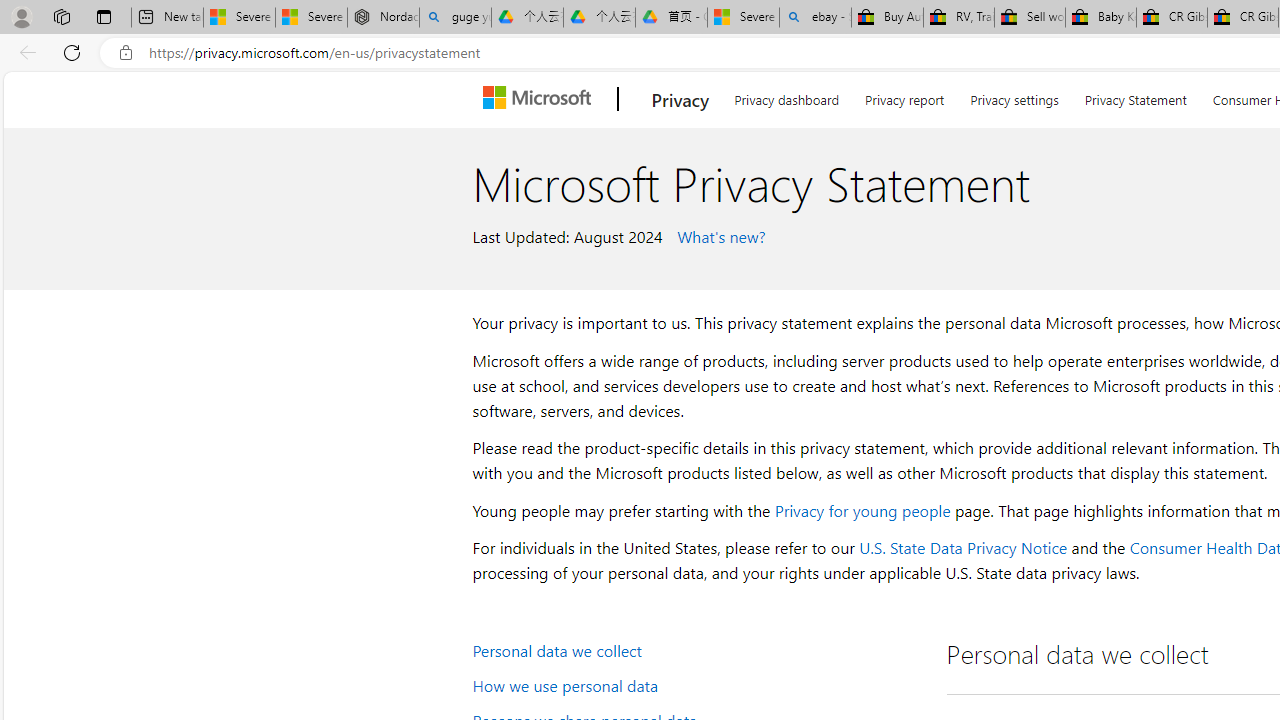 This screenshot has width=1280, height=720. What do you see at coordinates (785, 96) in the screenshot?
I see `'Privacy dashboard'` at bounding box center [785, 96].